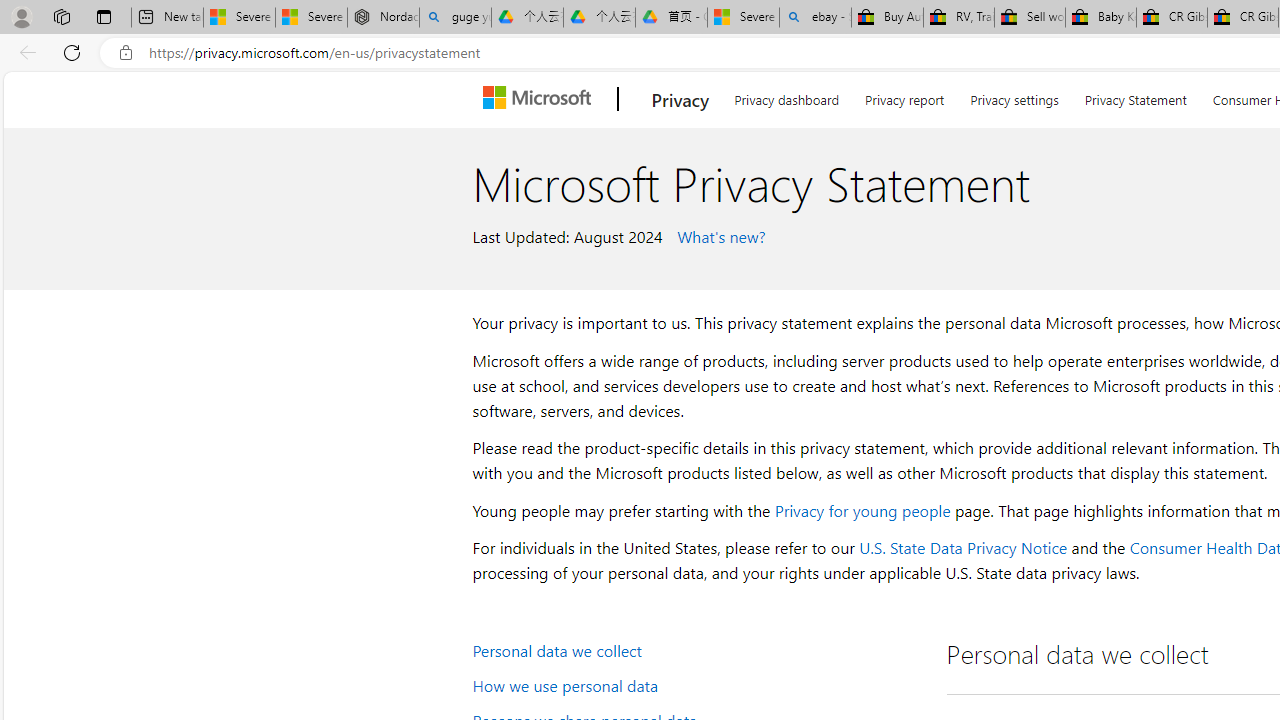 This screenshot has width=1280, height=720. What do you see at coordinates (785, 96) in the screenshot?
I see `'Privacy dashboard'` at bounding box center [785, 96].